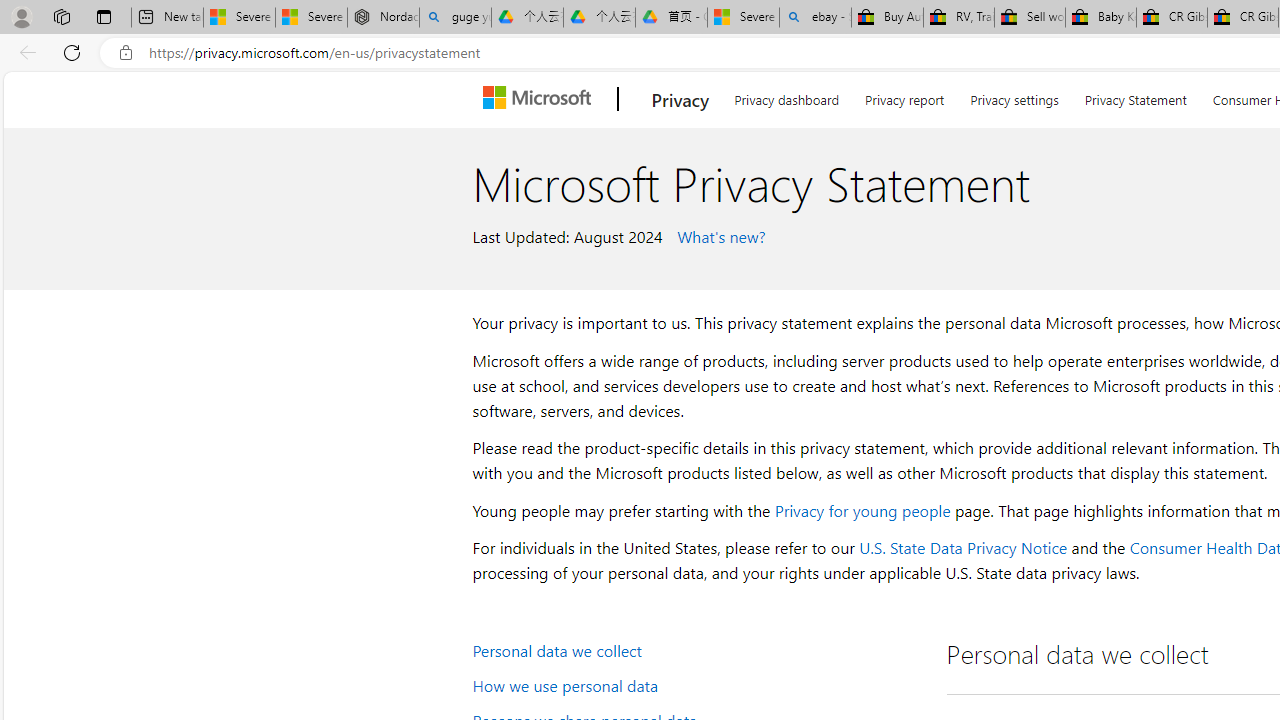 This screenshot has width=1280, height=720. What do you see at coordinates (785, 96) in the screenshot?
I see `'Privacy dashboard'` at bounding box center [785, 96].